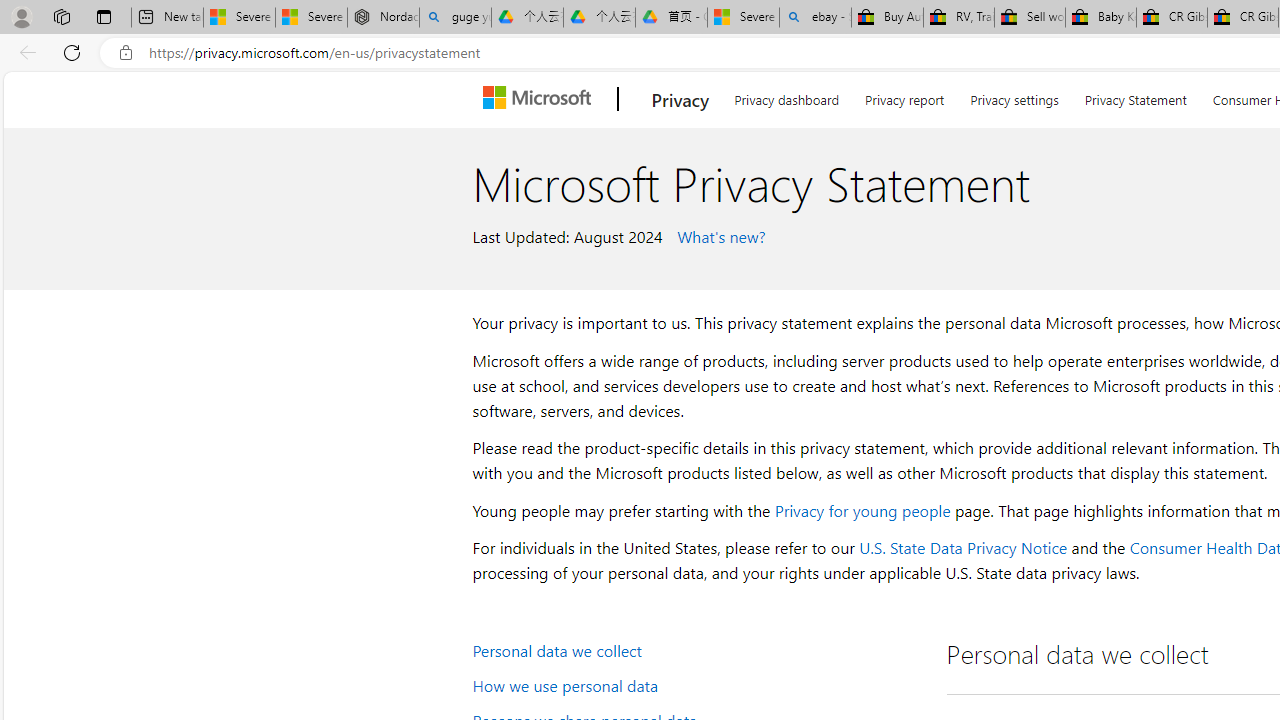 This screenshot has width=1280, height=720. What do you see at coordinates (785, 96) in the screenshot?
I see `'Privacy dashboard'` at bounding box center [785, 96].